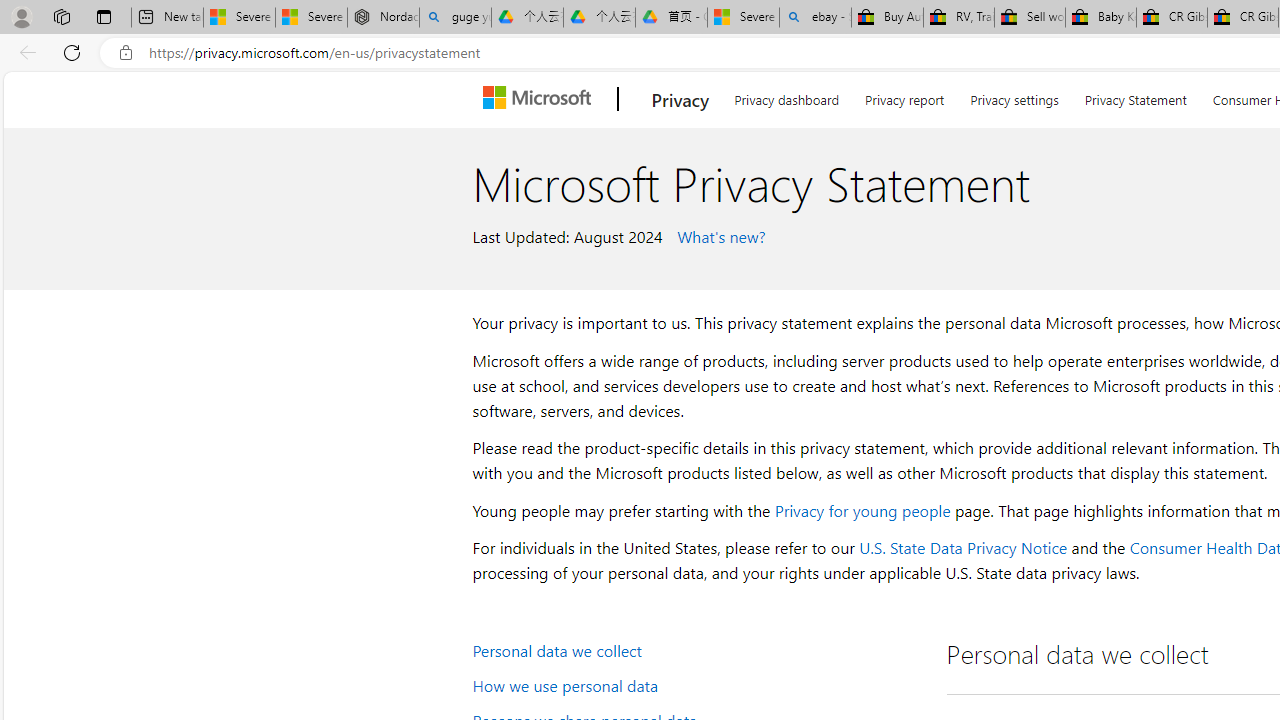 This screenshot has width=1280, height=720. What do you see at coordinates (785, 96) in the screenshot?
I see `'Privacy dashboard'` at bounding box center [785, 96].